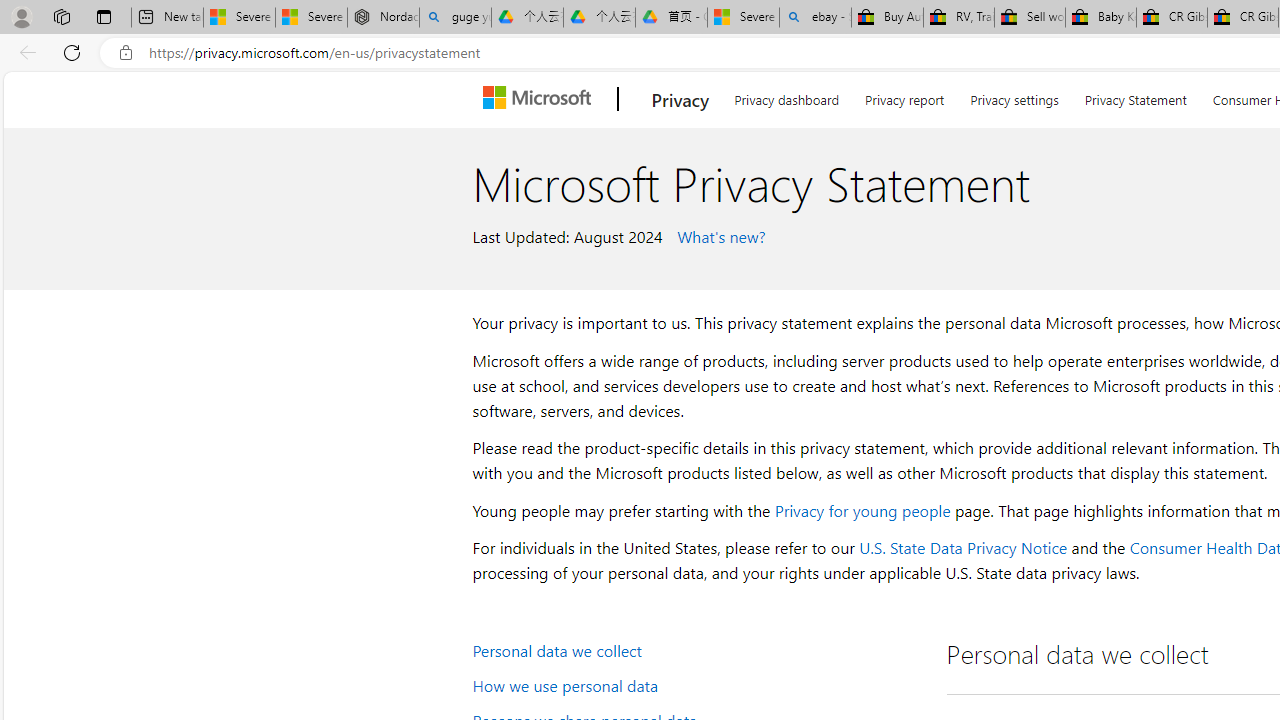 This screenshot has width=1280, height=720. What do you see at coordinates (785, 96) in the screenshot?
I see `'Privacy dashboard'` at bounding box center [785, 96].